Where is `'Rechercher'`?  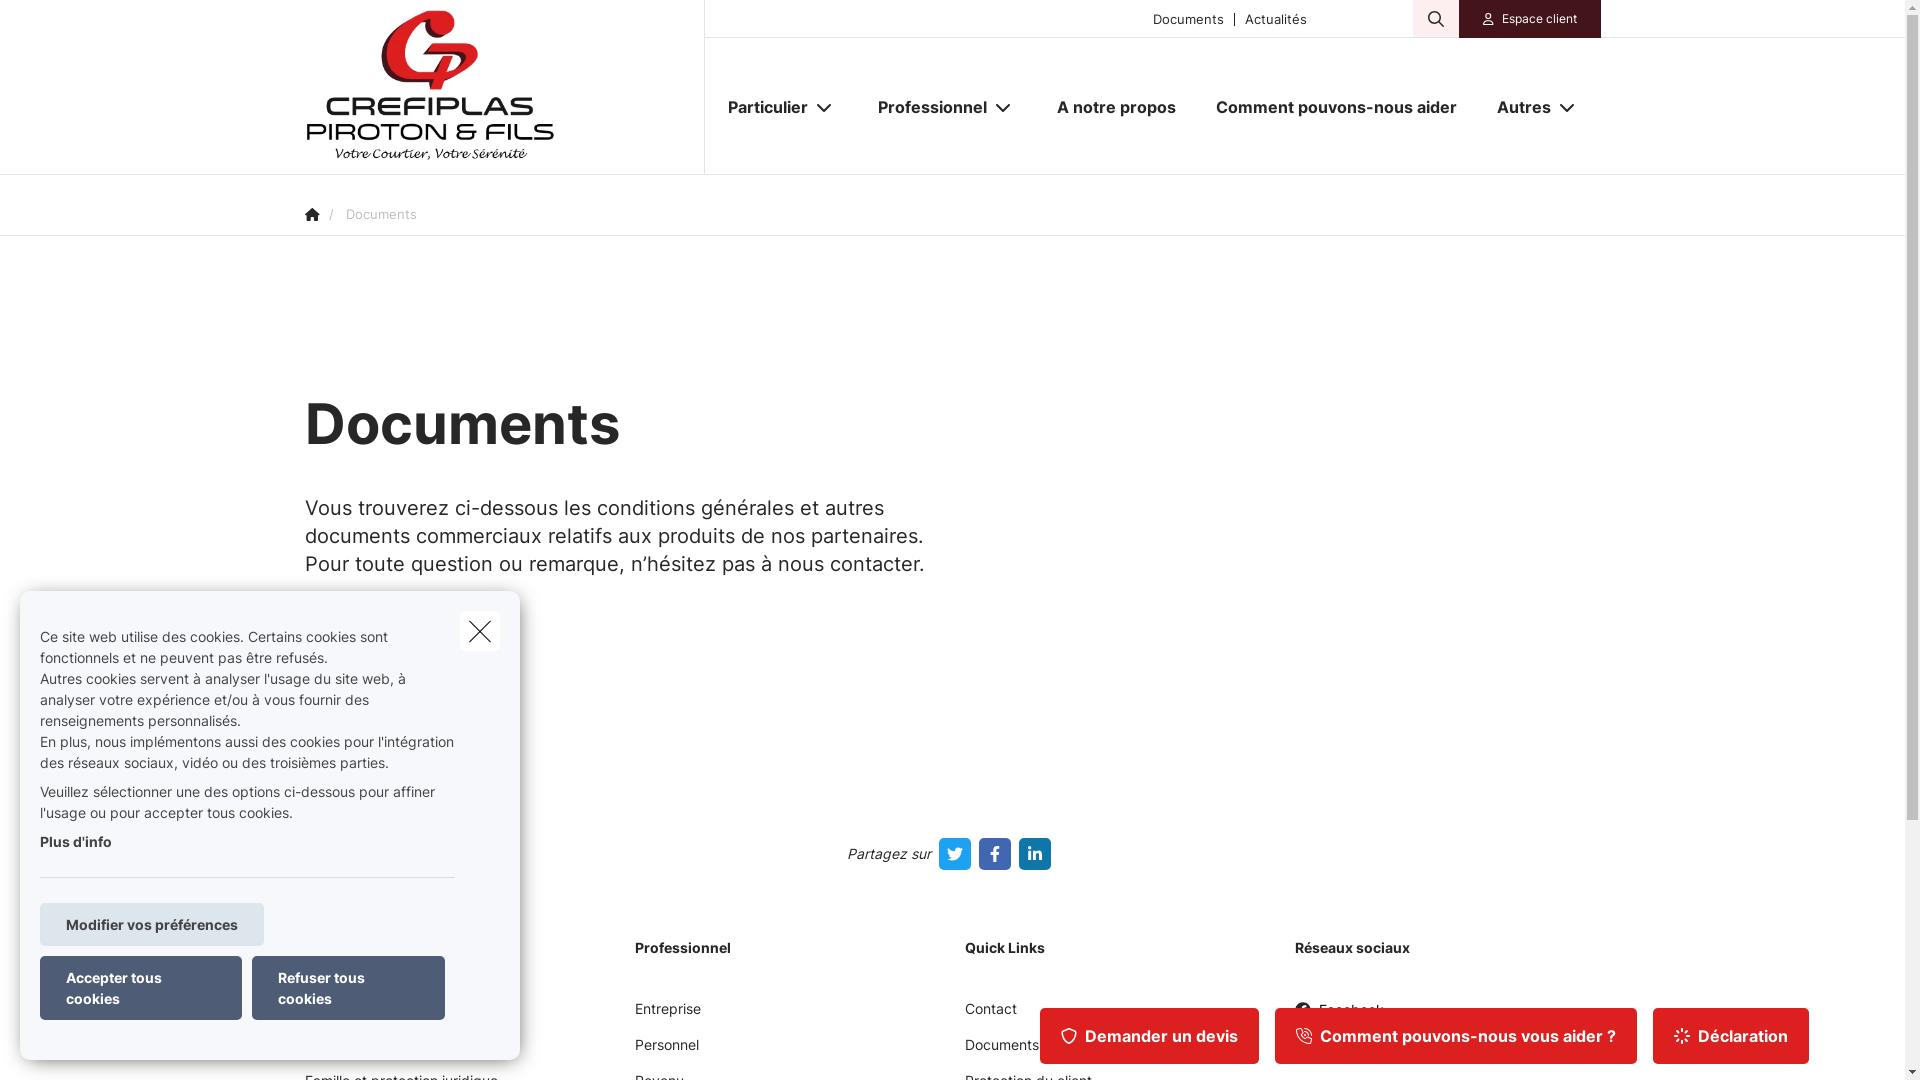 'Rechercher' is located at coordinates (0, 23).